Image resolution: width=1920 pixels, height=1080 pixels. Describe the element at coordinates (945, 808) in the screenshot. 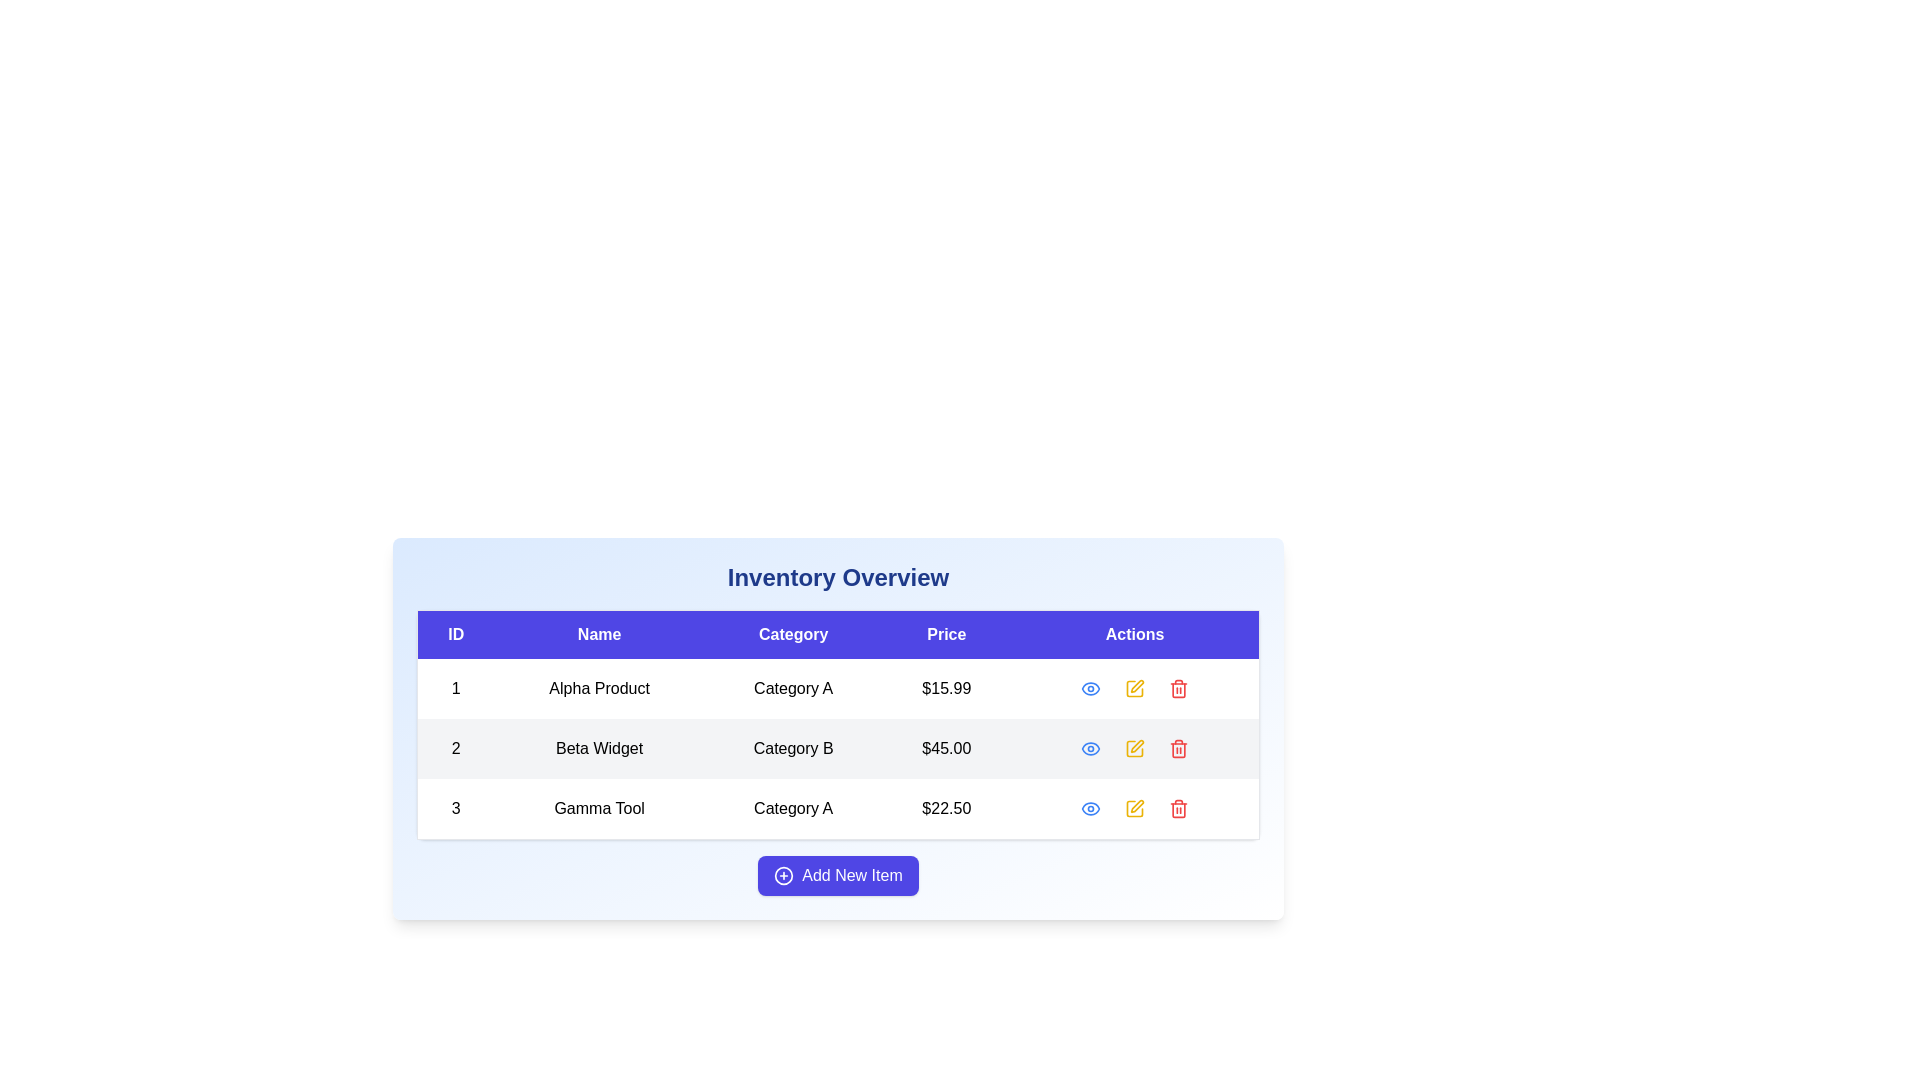

I see `the static text displaying the price of the listed item in the fourth column of the last row of the 'Inventory Overview' table` at that location.